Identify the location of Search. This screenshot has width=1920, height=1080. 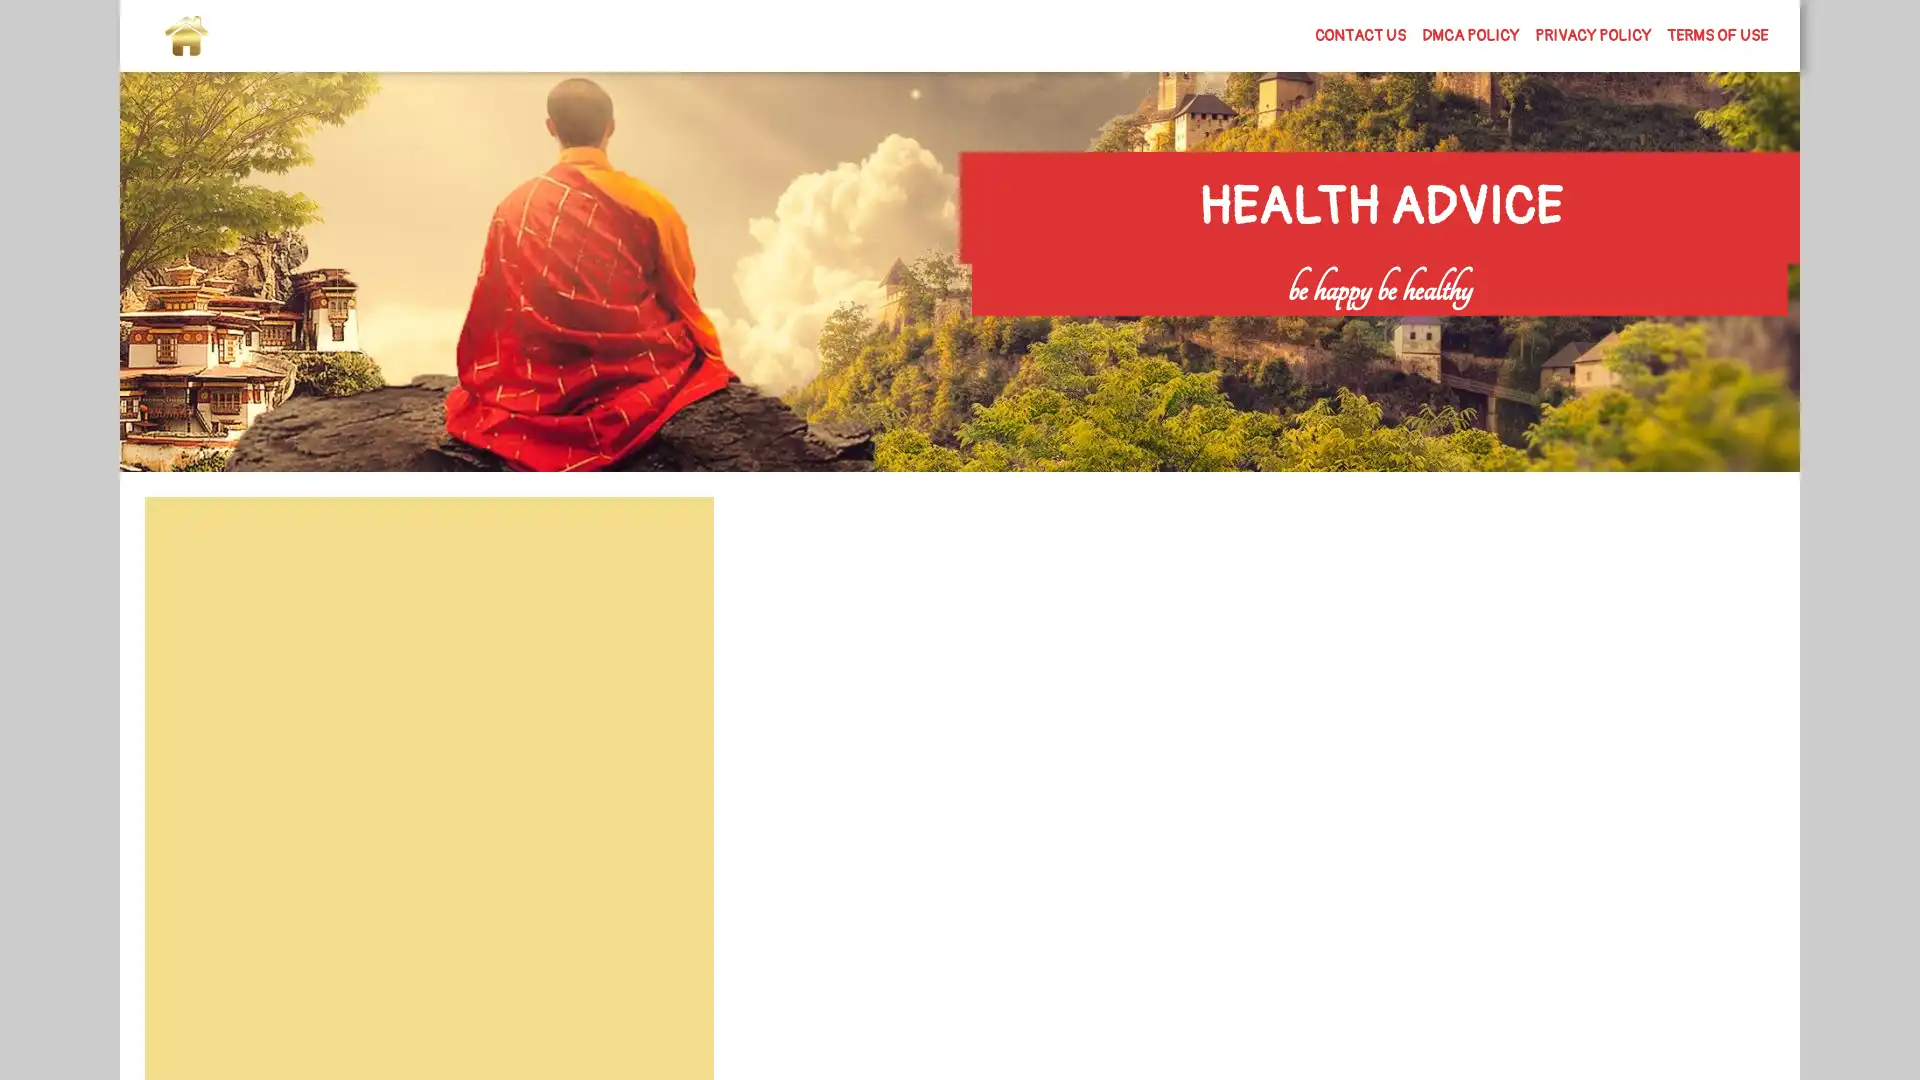
(1557, 327).